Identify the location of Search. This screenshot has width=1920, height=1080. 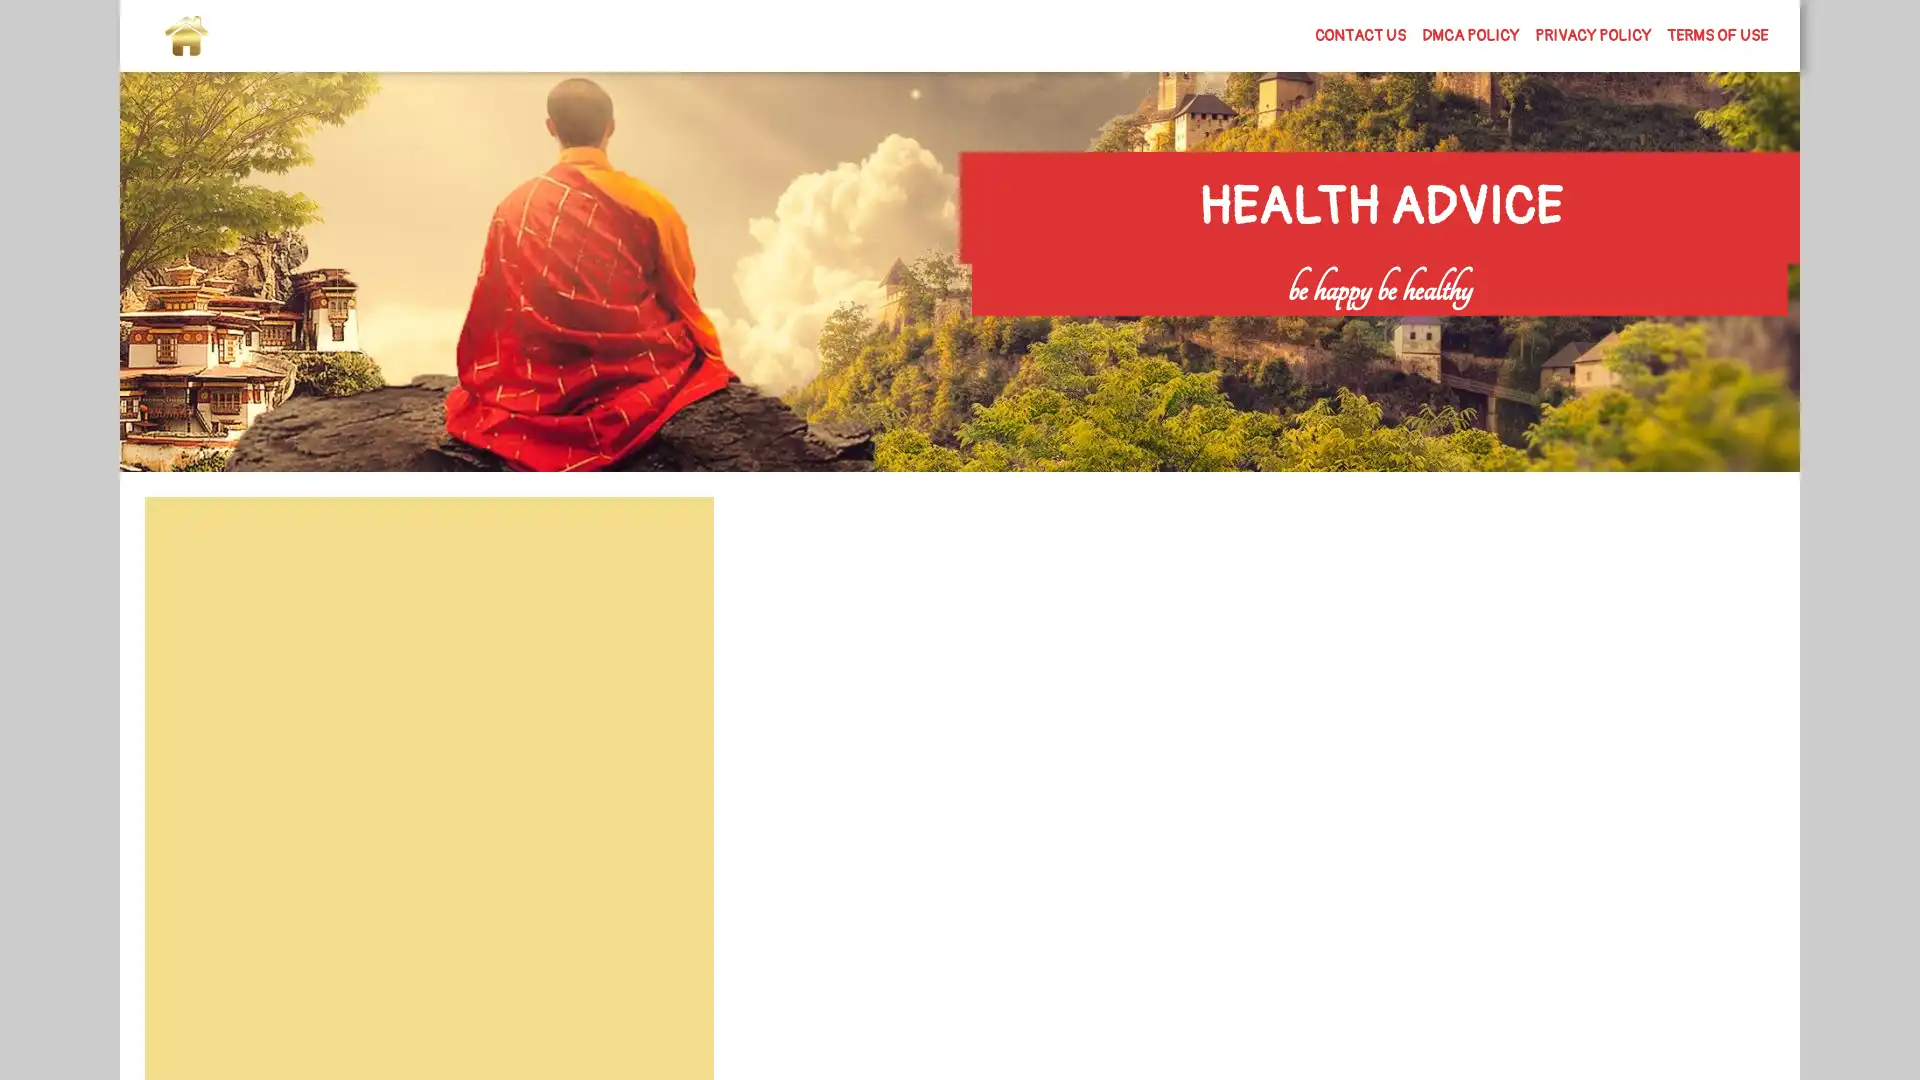
(1557, 327).